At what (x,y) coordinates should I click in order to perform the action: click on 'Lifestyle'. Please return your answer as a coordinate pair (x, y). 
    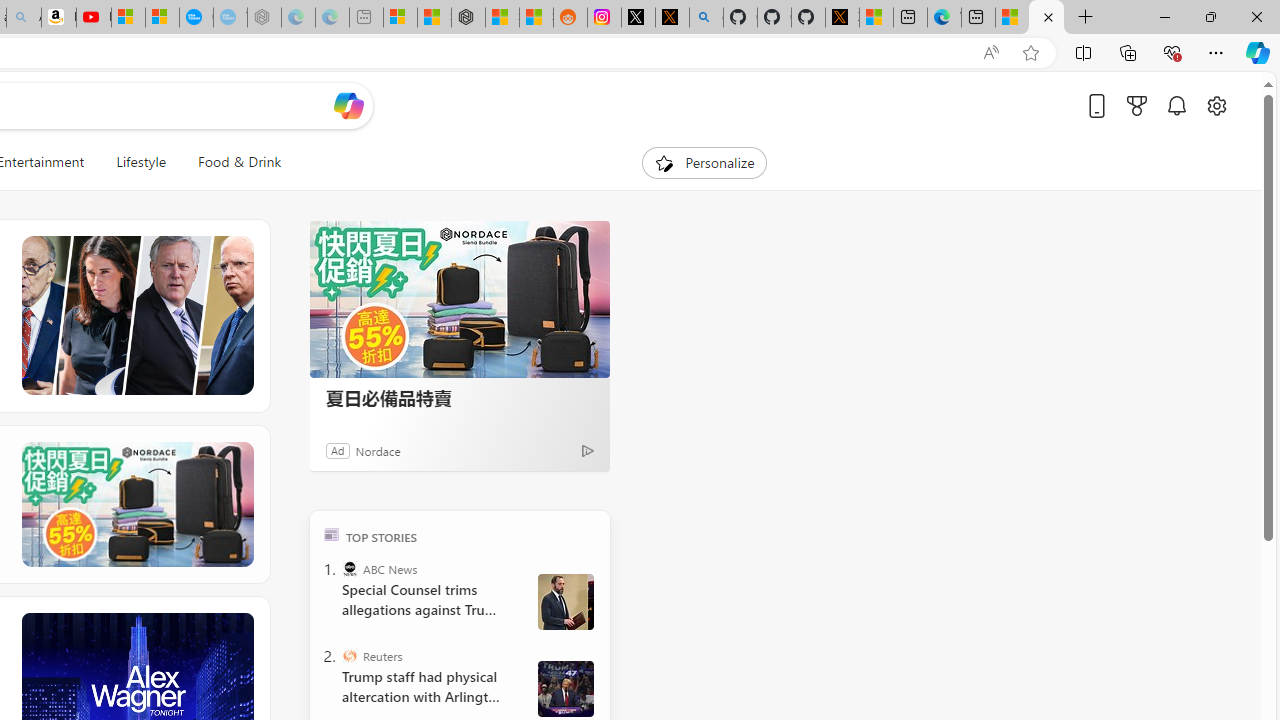
    Looking at the image, I should click on (140, 162).